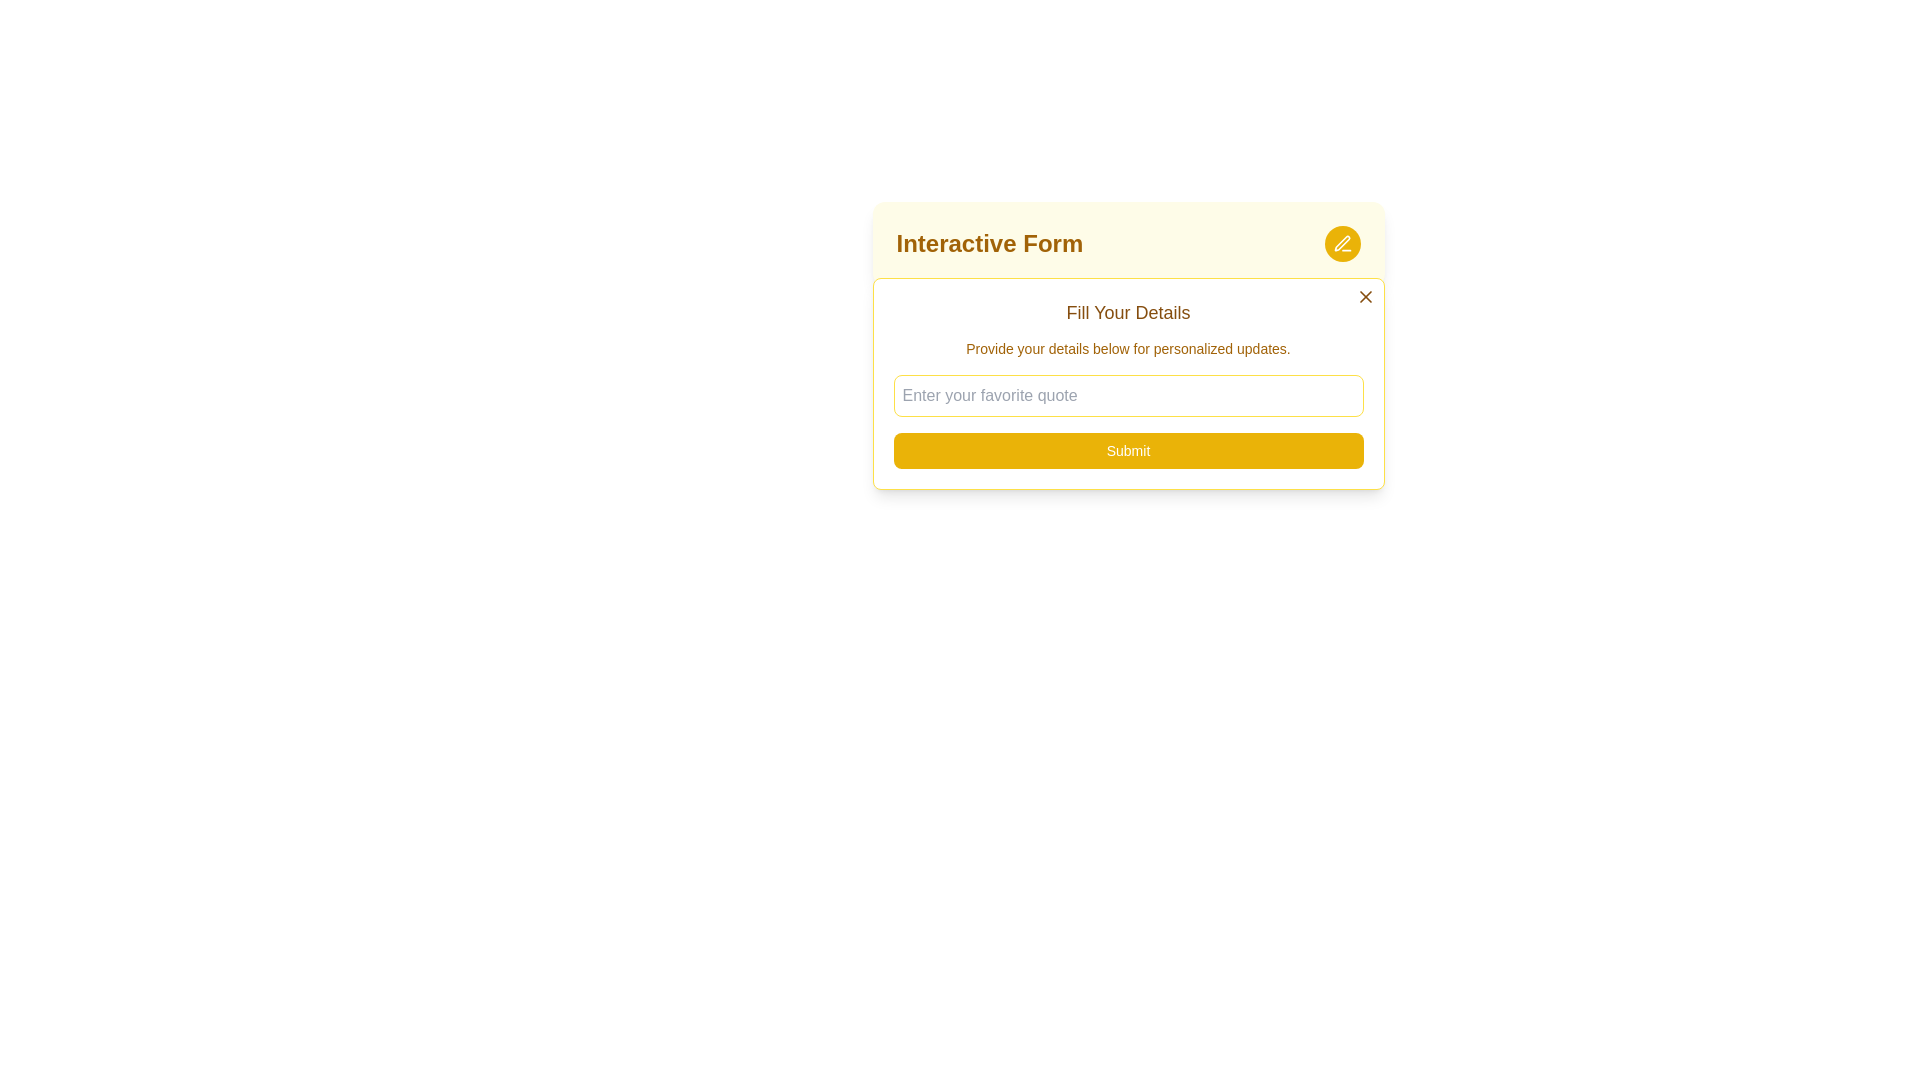 Image resolution: width=1920 pixels, height=1080 pixels. What do you see at coordinates (1342, 242) in the screenshot?
I see `the pen-shaped icon with a yellow background located at the upper right corner of the 'Interactive Form' header` at bounding box center [1342, 242].